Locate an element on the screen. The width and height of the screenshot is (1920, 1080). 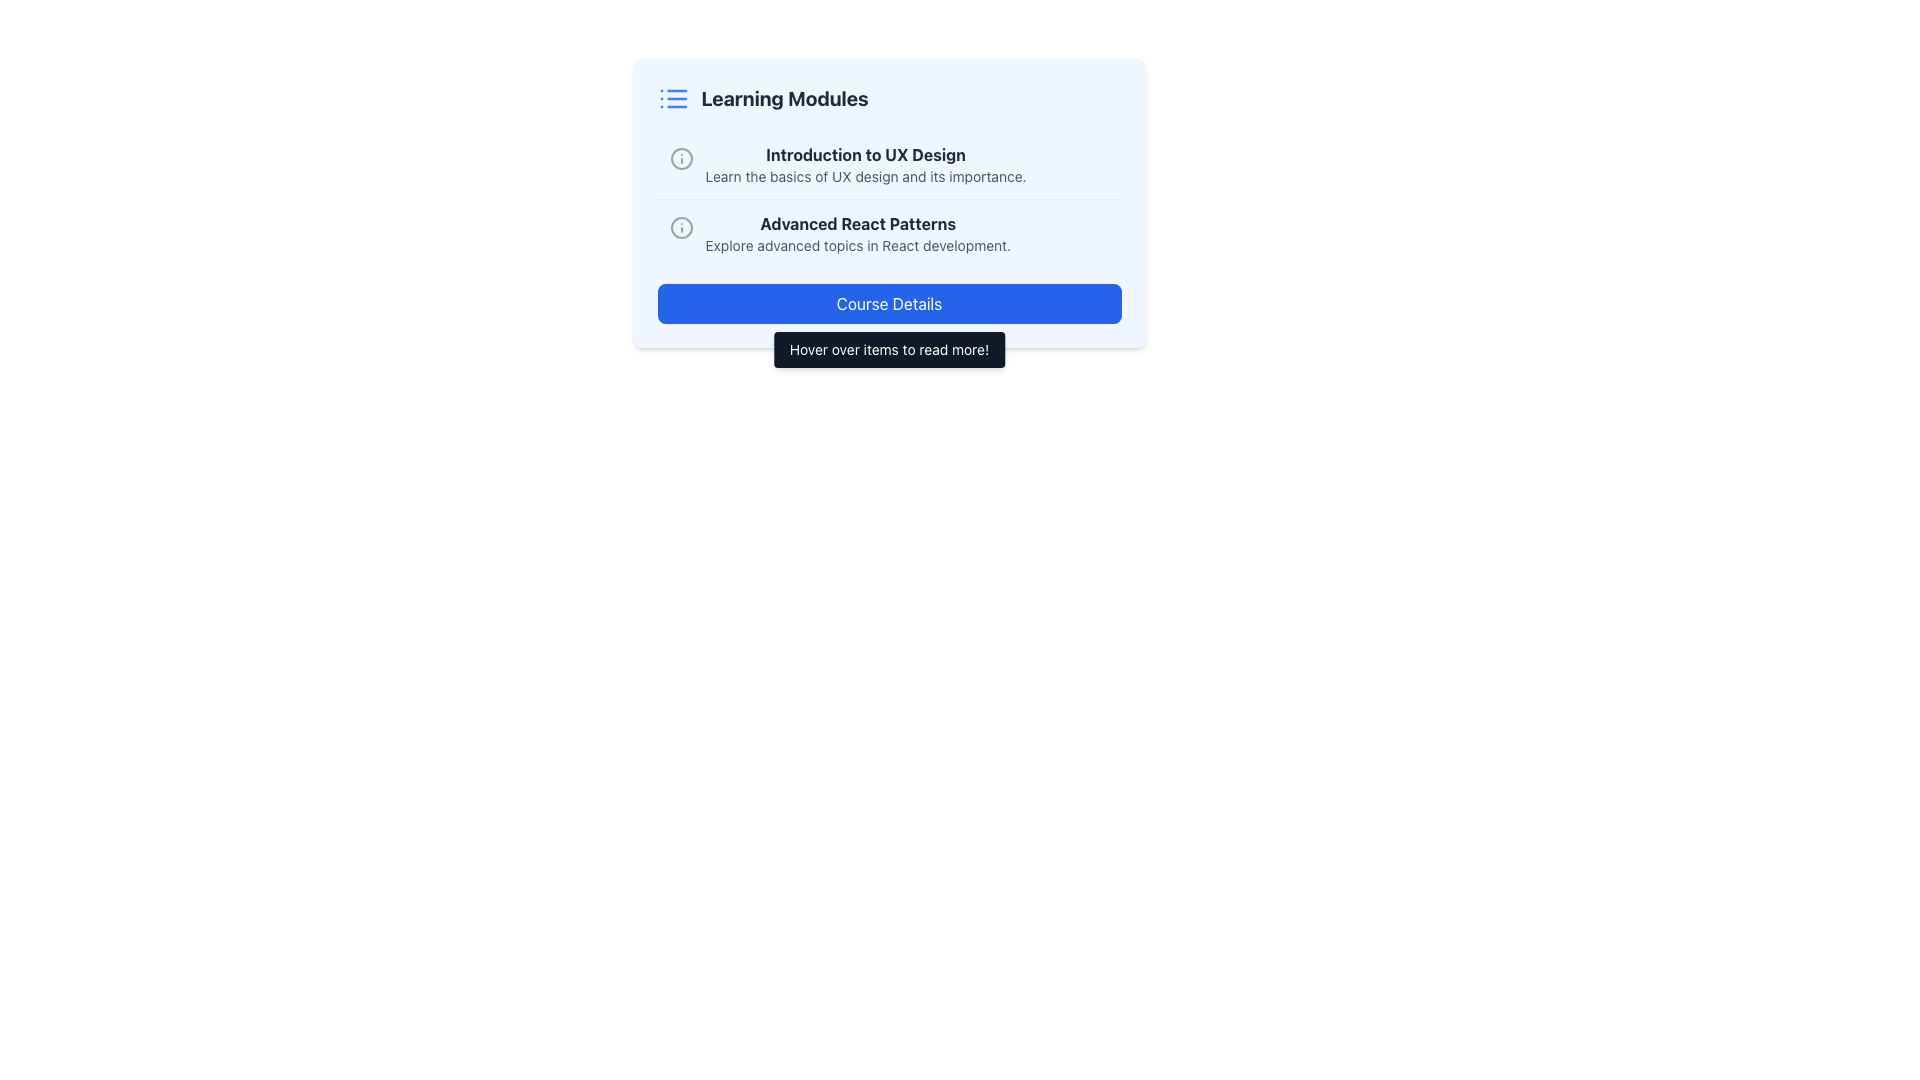
the appearance of the circular graphical component within the icon structure, which is positioned to the left of the 'Advanced React Patterns' text is located at coordinates (681, 157).